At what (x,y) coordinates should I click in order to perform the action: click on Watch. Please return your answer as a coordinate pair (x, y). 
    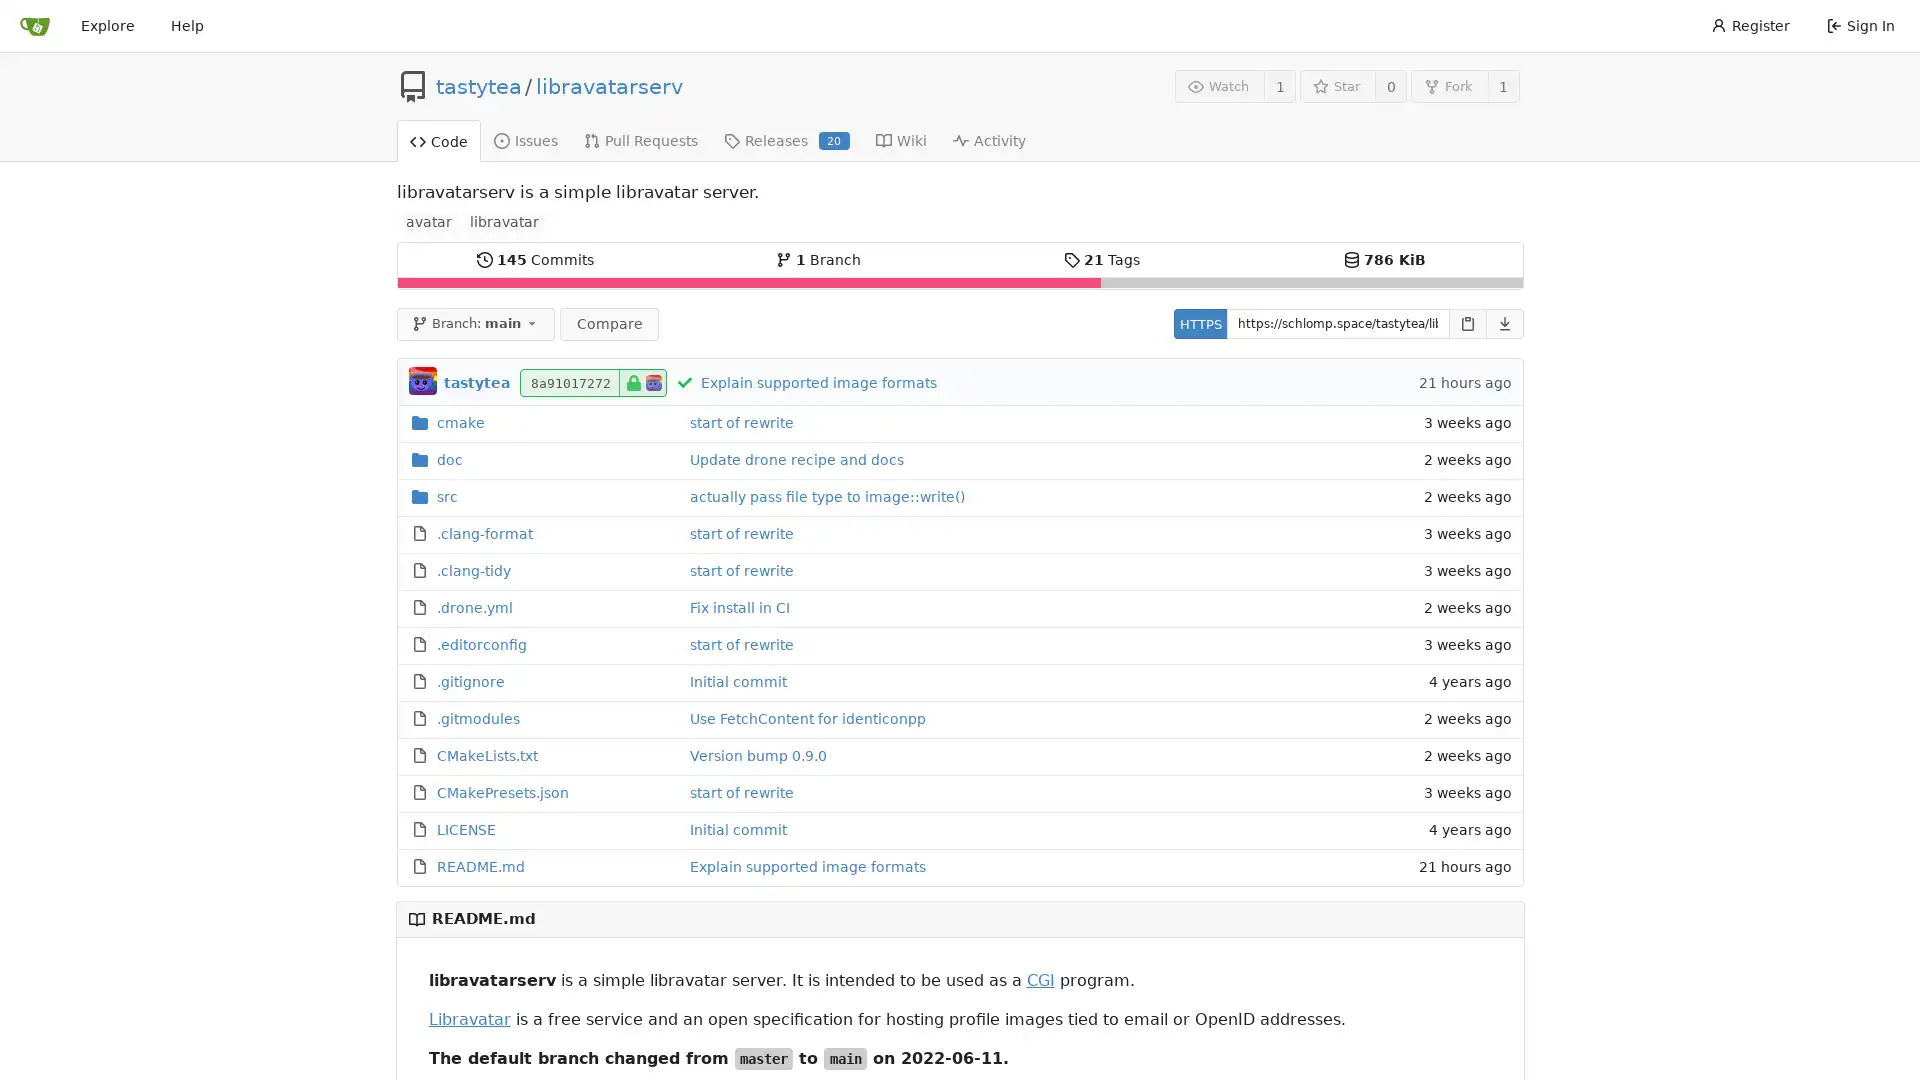
    Looking at the image, I should click on (1218, 85).